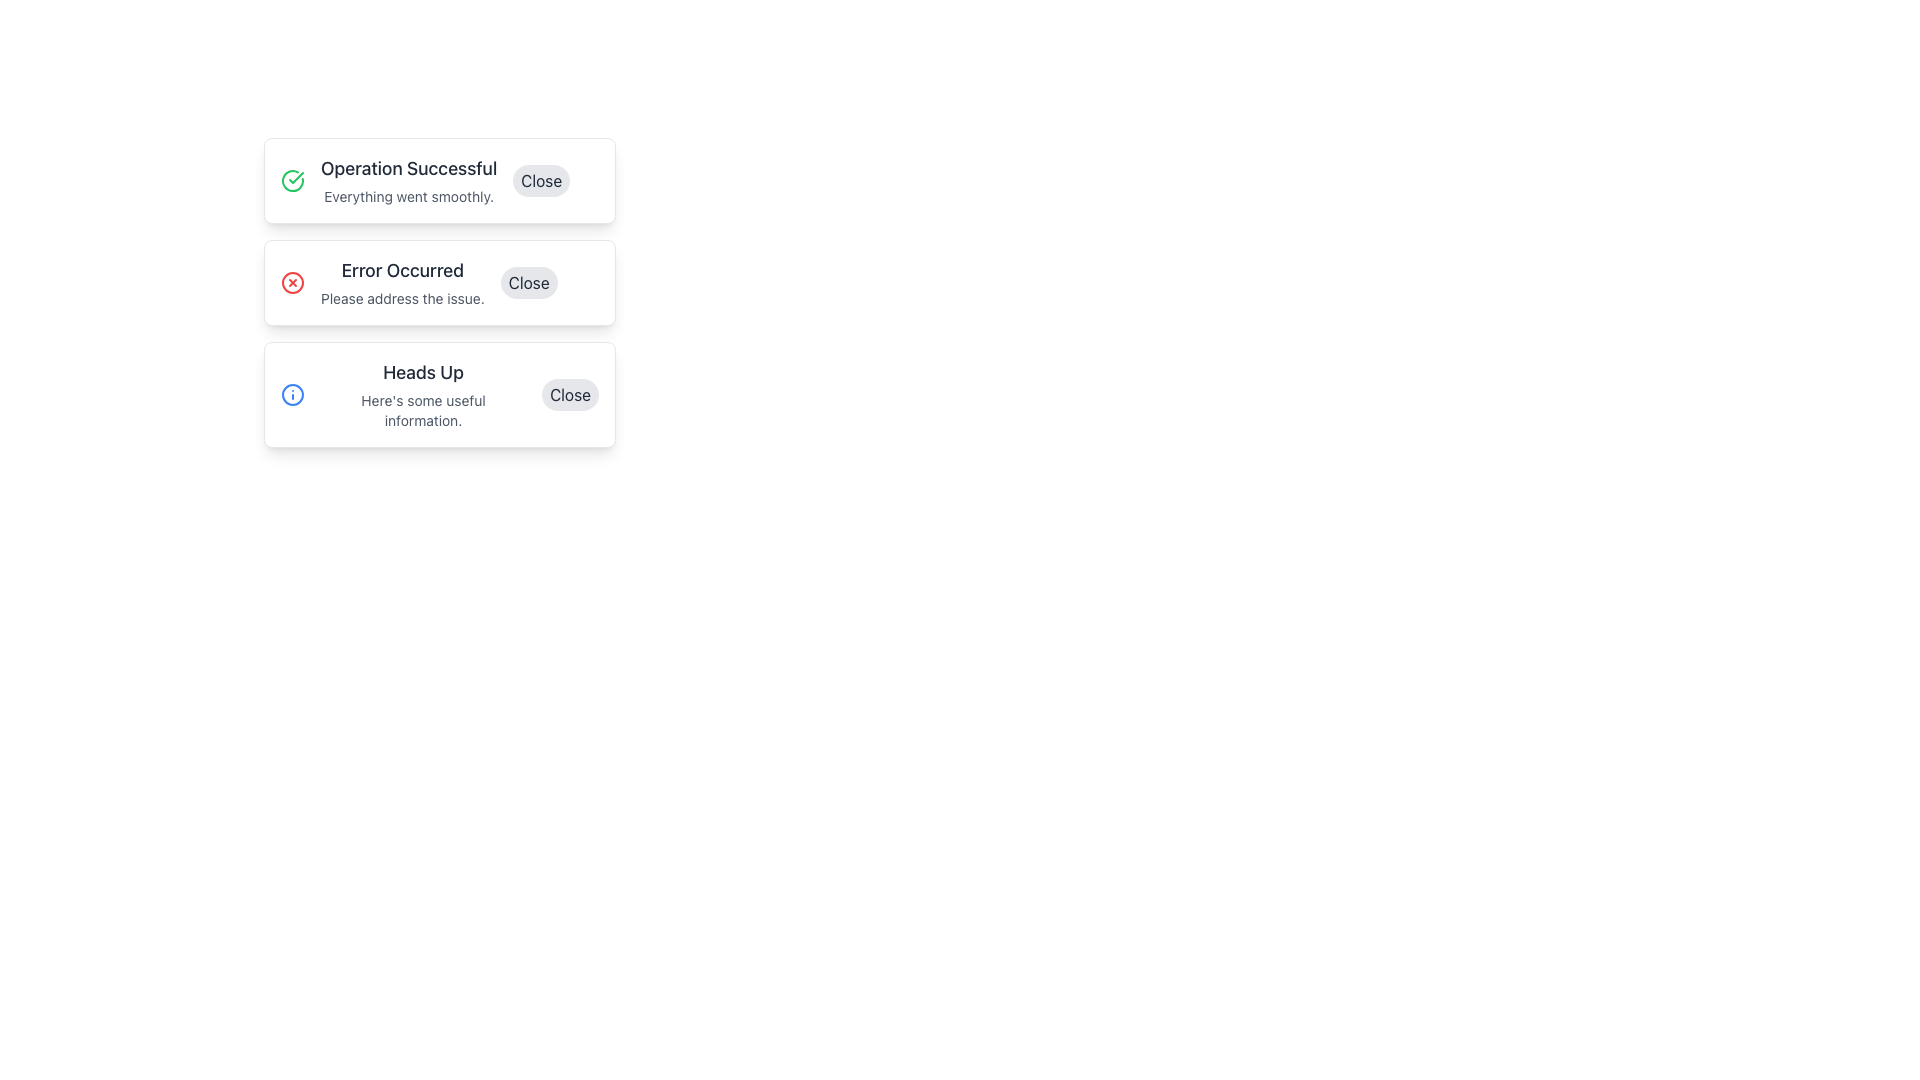 Image resolution: width=1920 pixels, height=1080 pixels. What do you see at coordinates (439, 394) in the screenshot?
I see `title 'Heads Up' and subtext 'Here's some useful information.' from the Notification card with a dismiss button, which is the third card in a vertical stack of notifications` at bounding box center [439, 394].